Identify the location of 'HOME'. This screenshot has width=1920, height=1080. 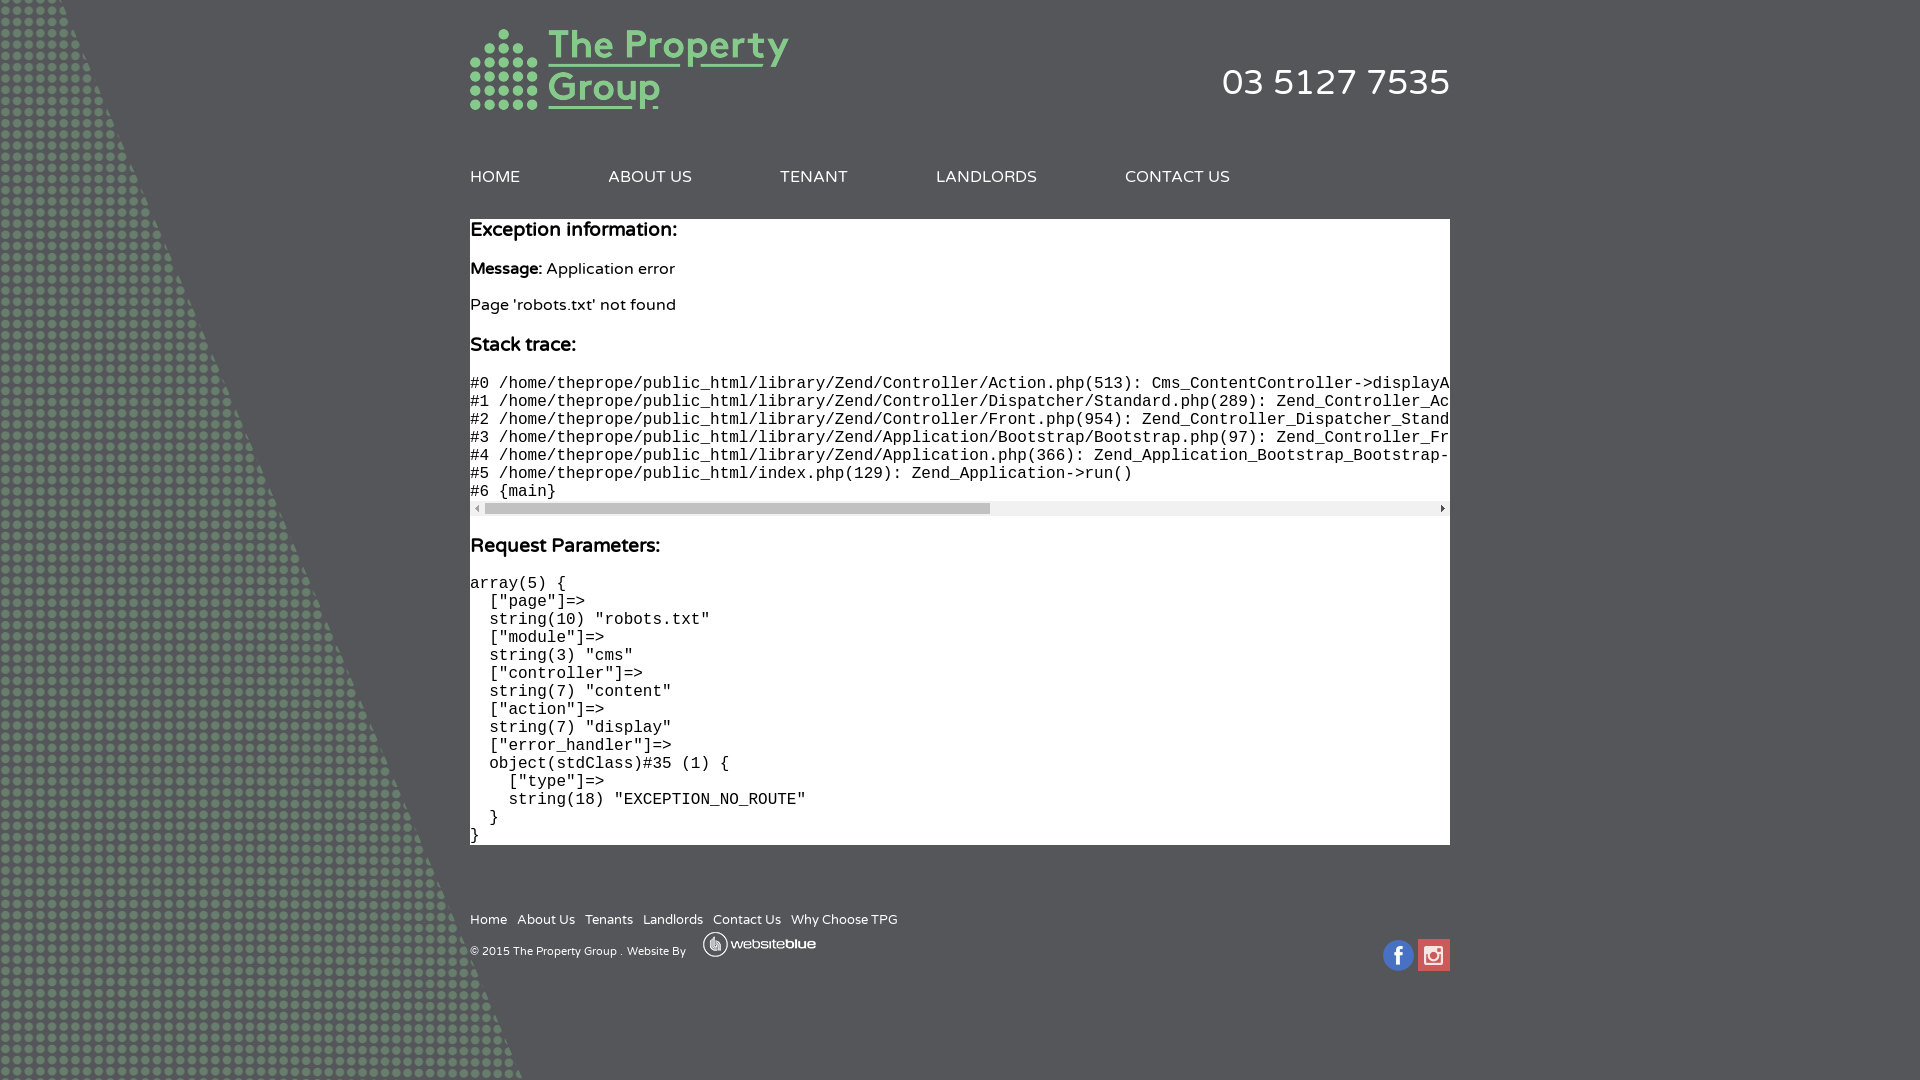
(494, 176).